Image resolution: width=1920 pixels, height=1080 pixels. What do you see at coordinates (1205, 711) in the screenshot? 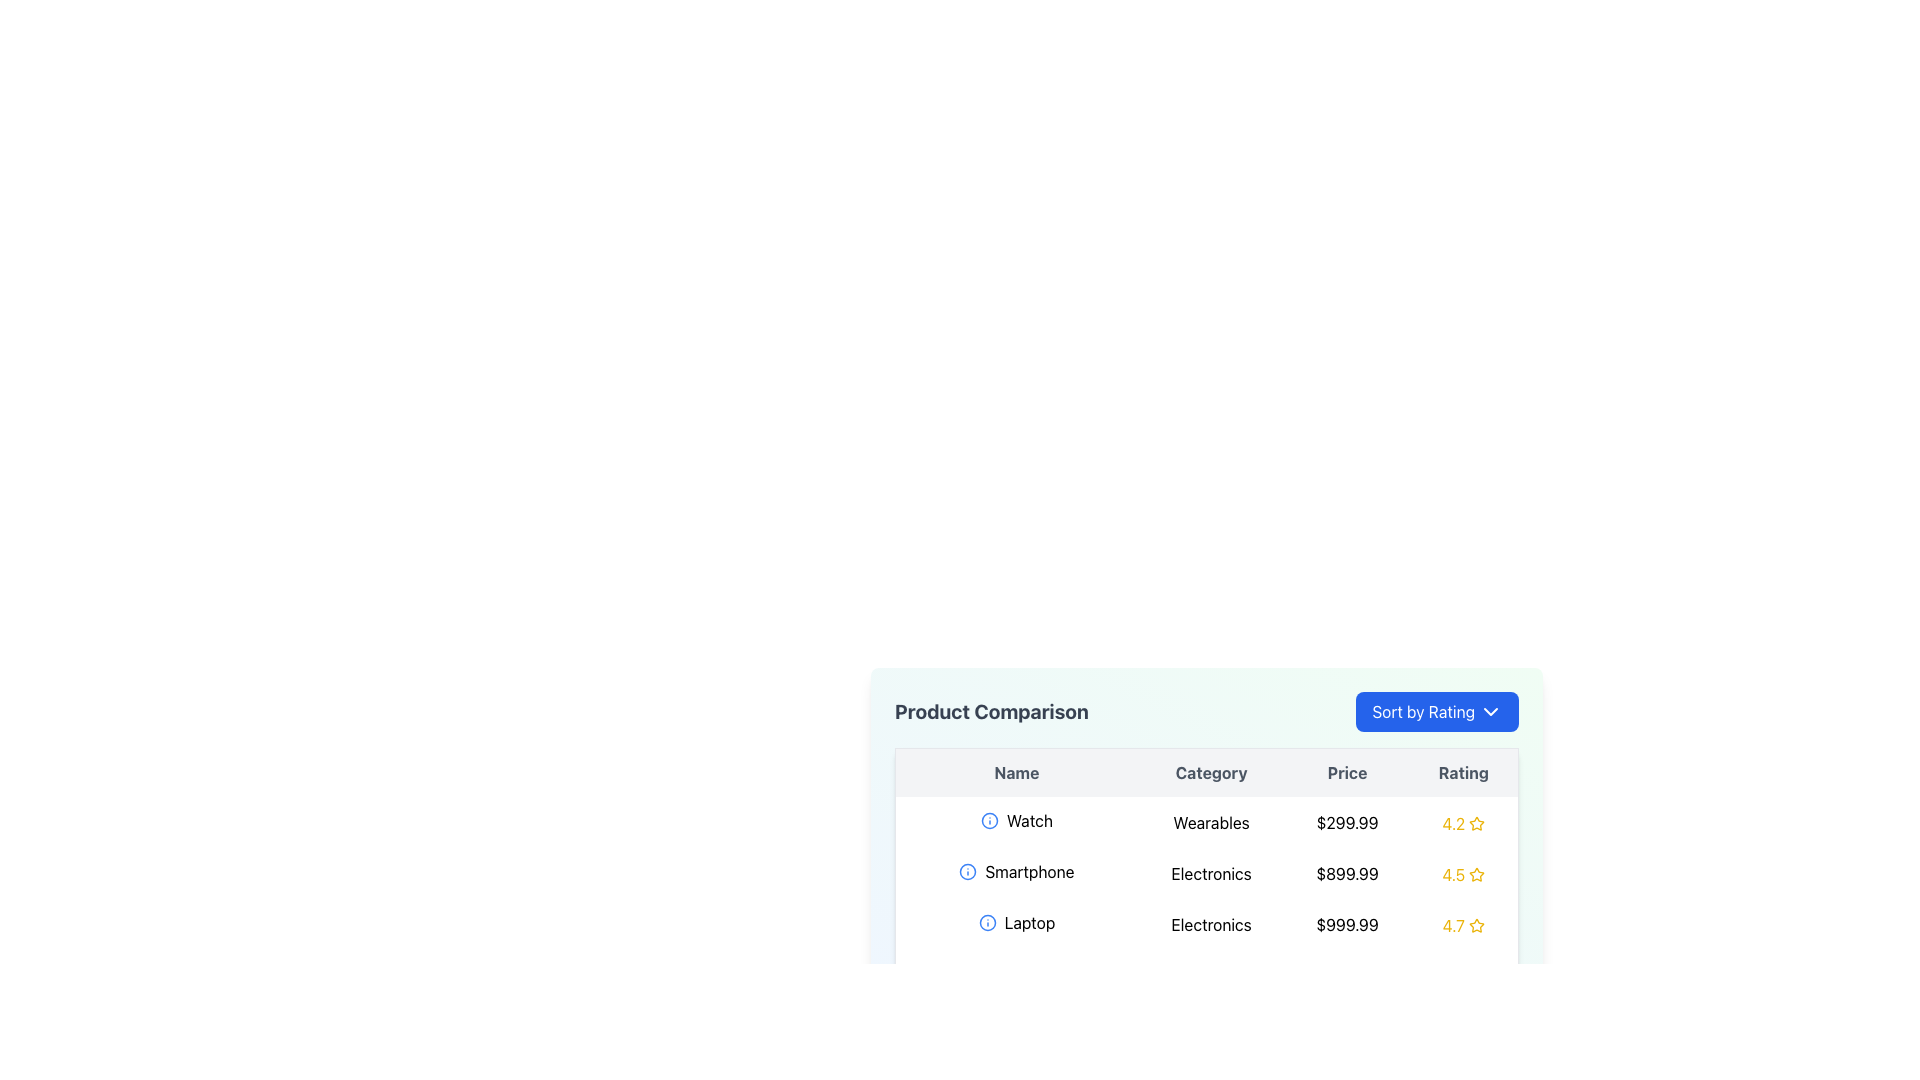
I see `the title 'Product Comparison' which is styled in bold and positioned to the left of the button 'Sort by Rating'` at bounding box center [1205, 711].